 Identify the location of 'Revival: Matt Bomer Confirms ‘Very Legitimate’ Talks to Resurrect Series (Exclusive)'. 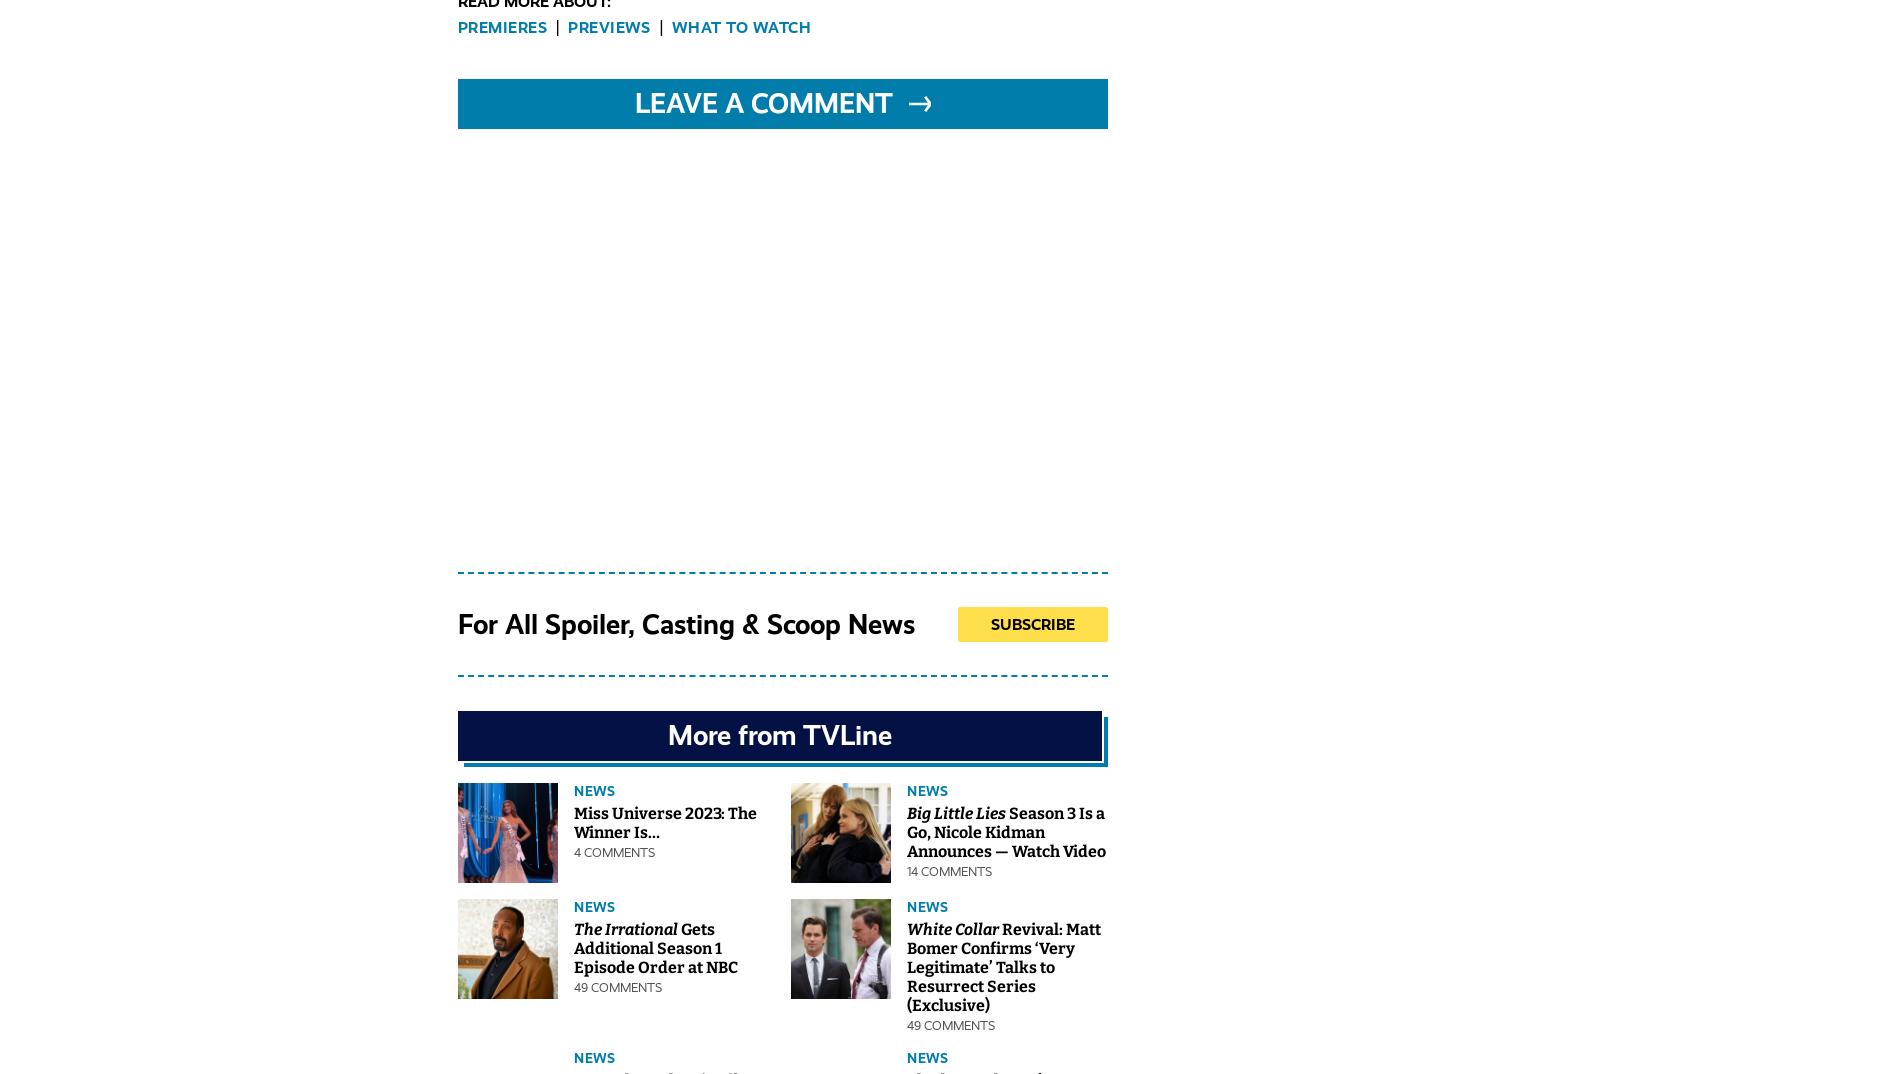
(1003, 966).